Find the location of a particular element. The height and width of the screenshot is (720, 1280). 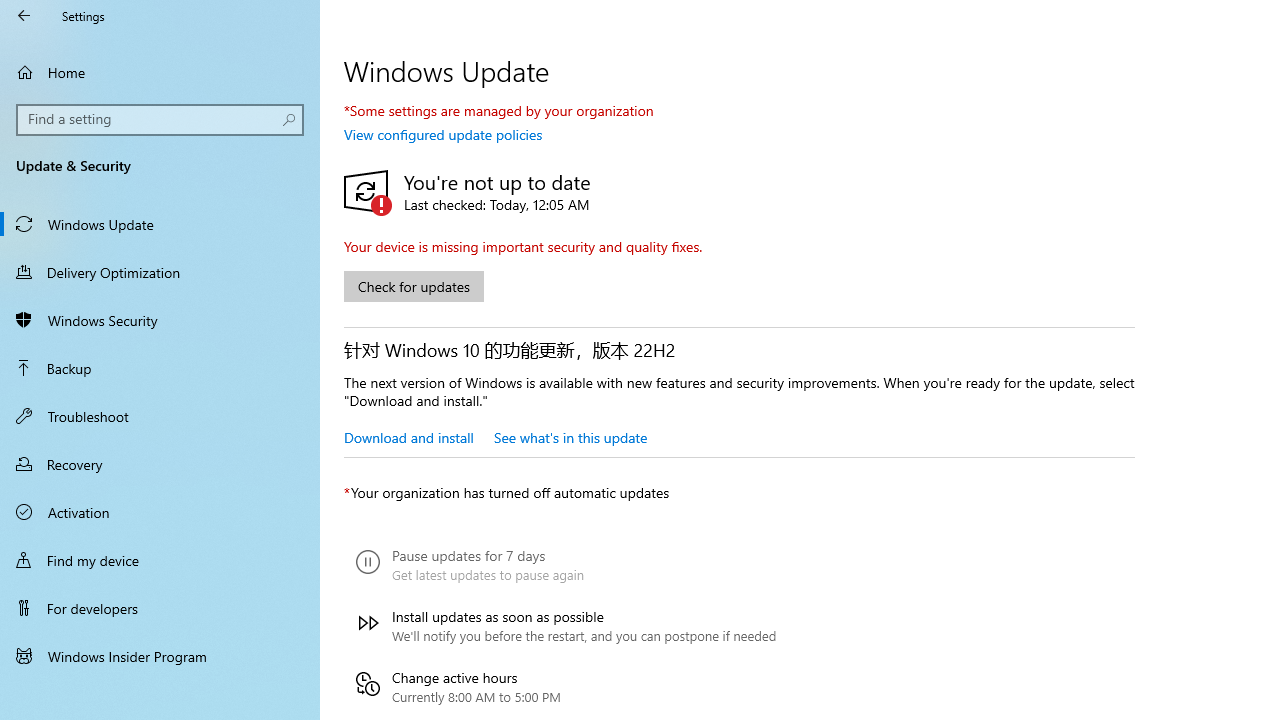

'Troubleshoot' is located at coordinates (160, 414).